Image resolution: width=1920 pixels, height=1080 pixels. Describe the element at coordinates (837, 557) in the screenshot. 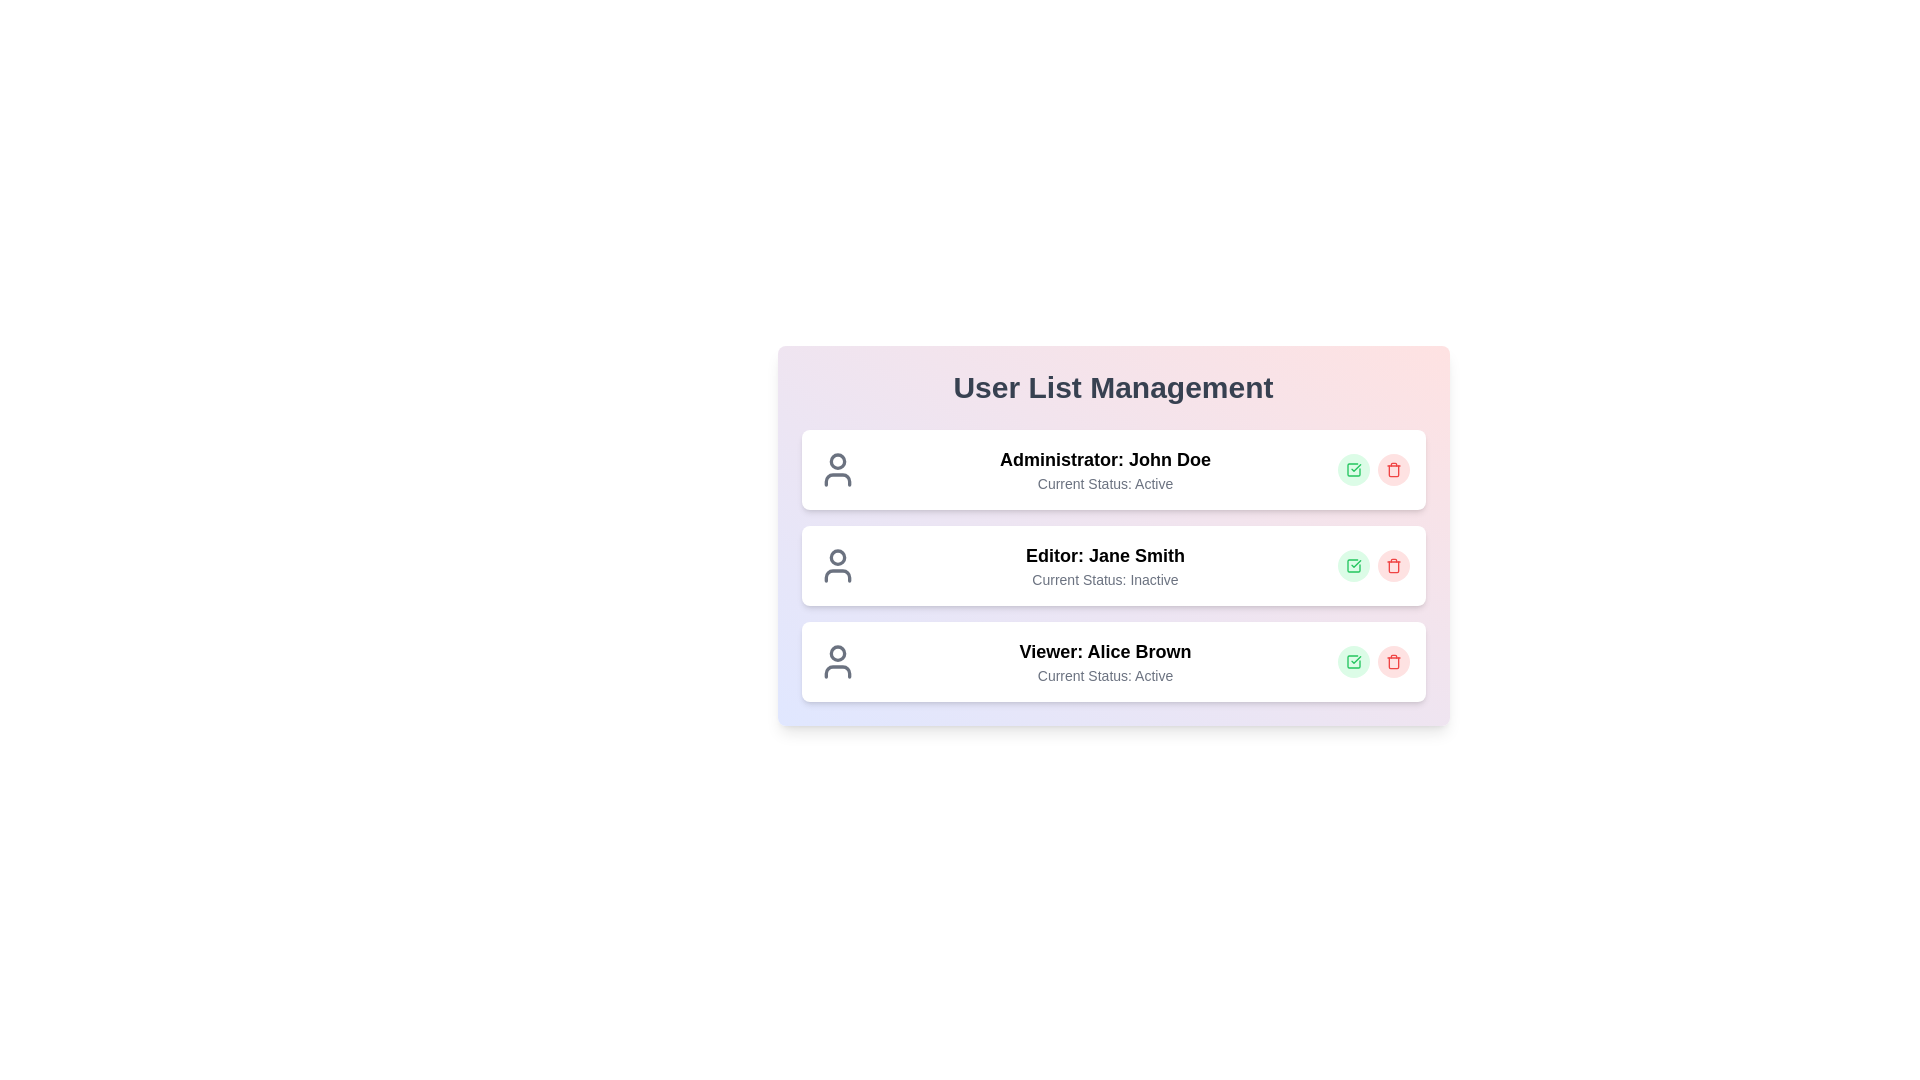

I see `the circular SVG element representing a user's profile picture, which is part of a user management interface and located in the second row of a vertical list` at that location.